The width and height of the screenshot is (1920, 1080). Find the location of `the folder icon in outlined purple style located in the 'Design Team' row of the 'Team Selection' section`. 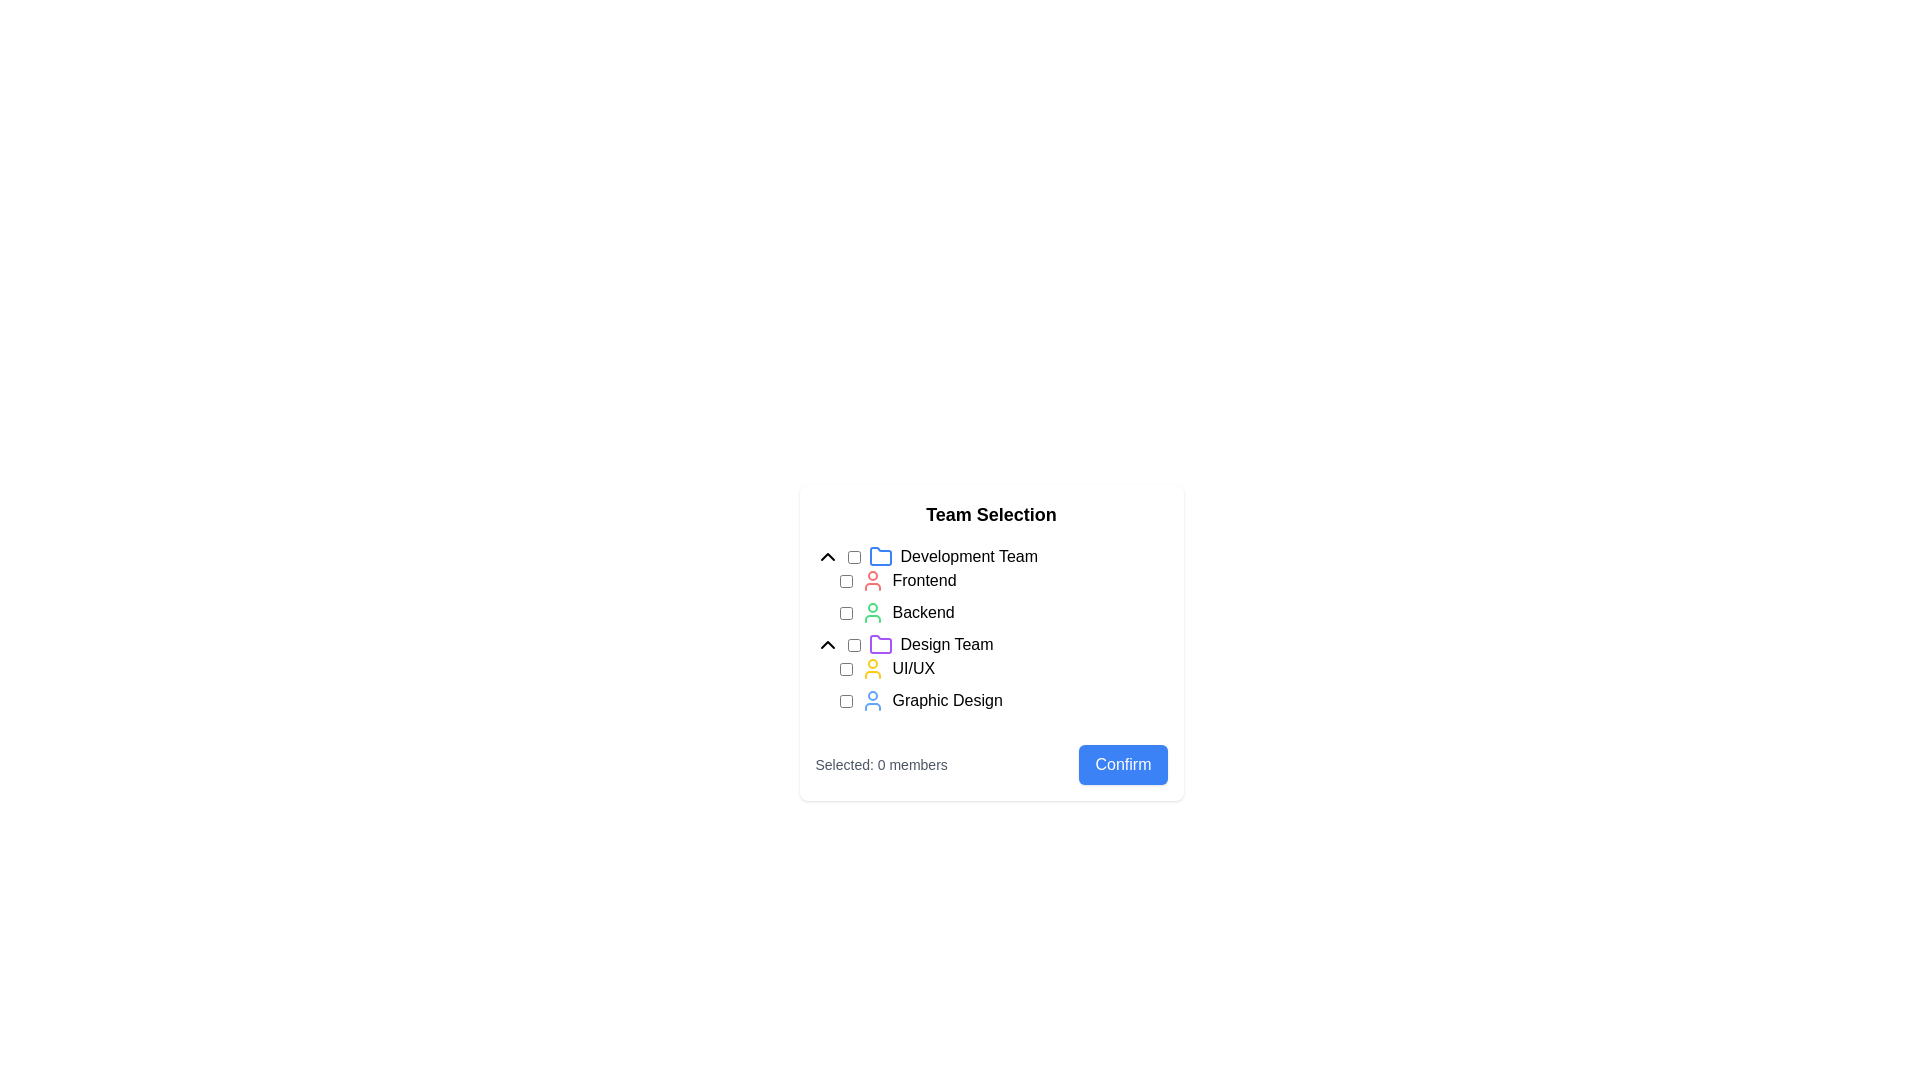

the folder icon in outlined purple style located in the 'Design Team' row of the 'Team Selection' section is located at coordinates (880, 644).